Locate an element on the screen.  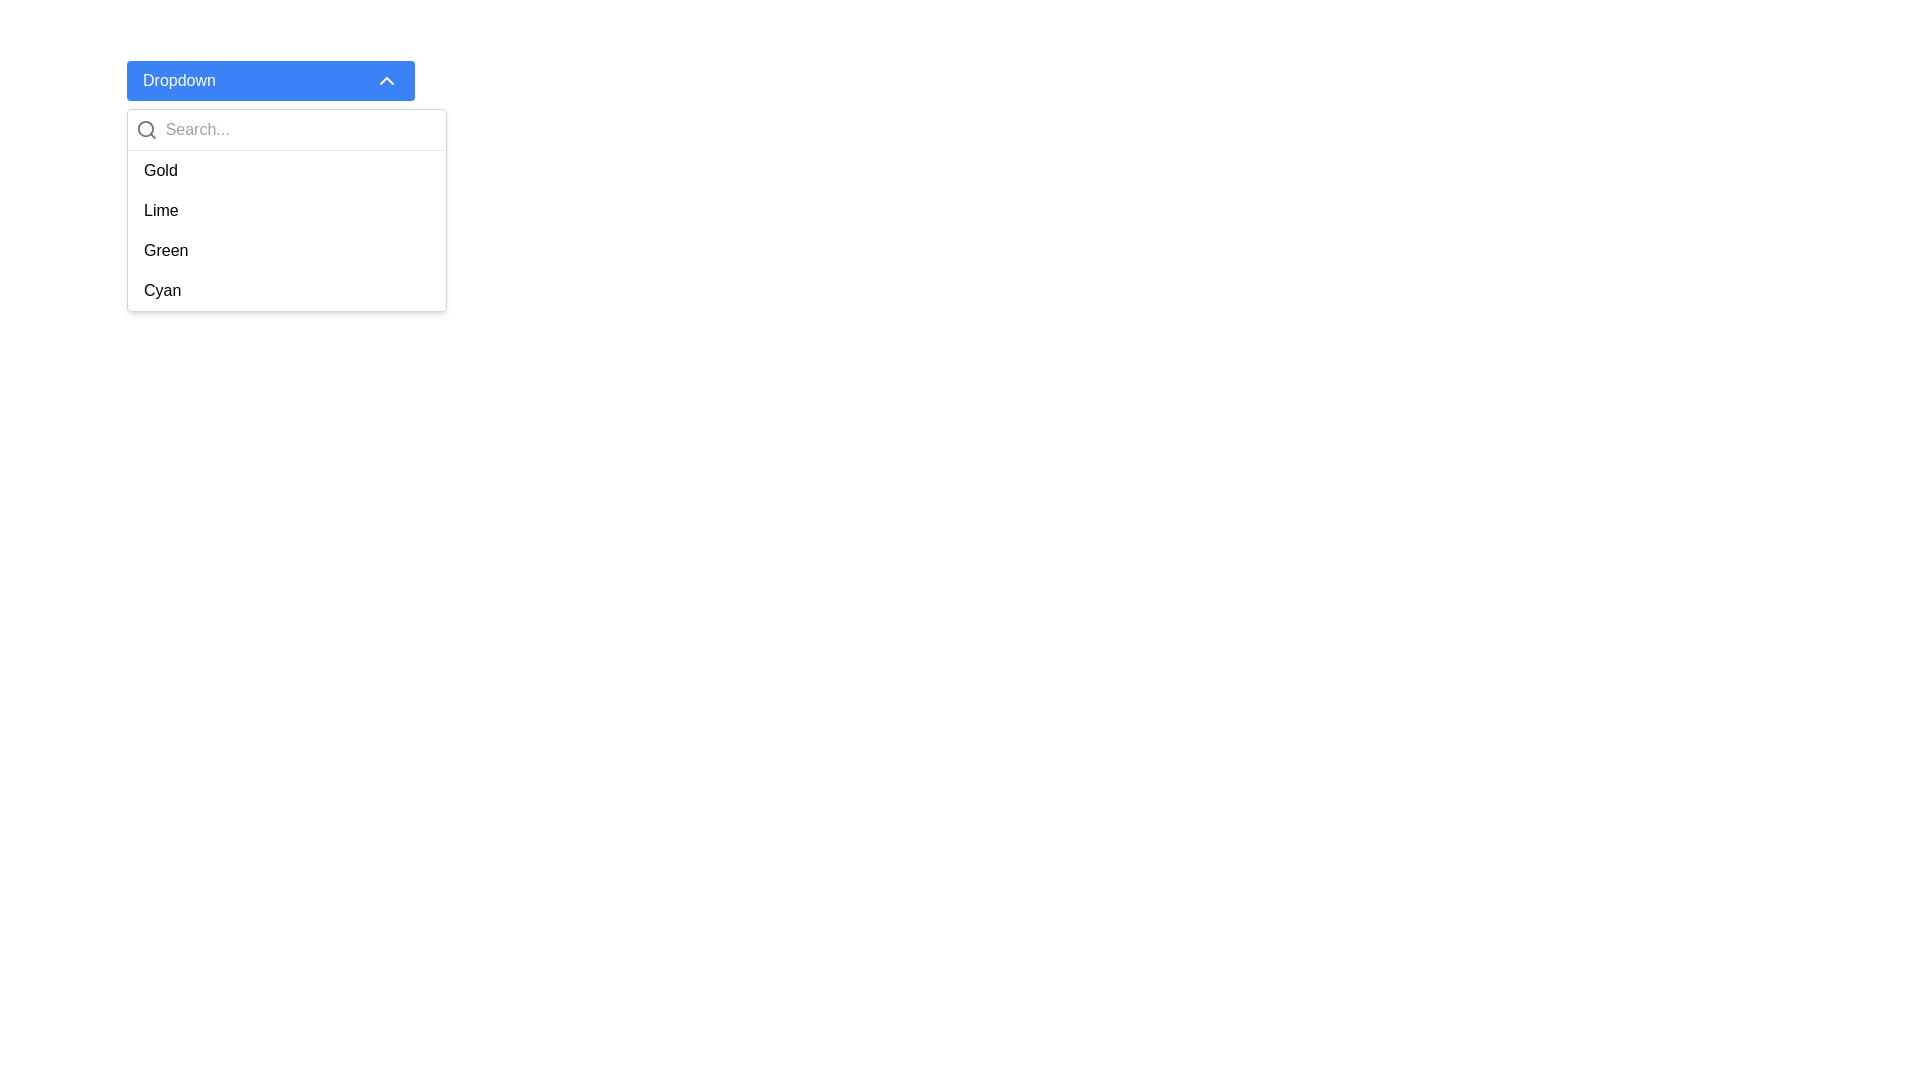
to select the 'Cyan' option from the dropdown list, which is the last item displayed in the list below 'Gold', 'Lime', and 'Green' is located at coordinates (162, 290).